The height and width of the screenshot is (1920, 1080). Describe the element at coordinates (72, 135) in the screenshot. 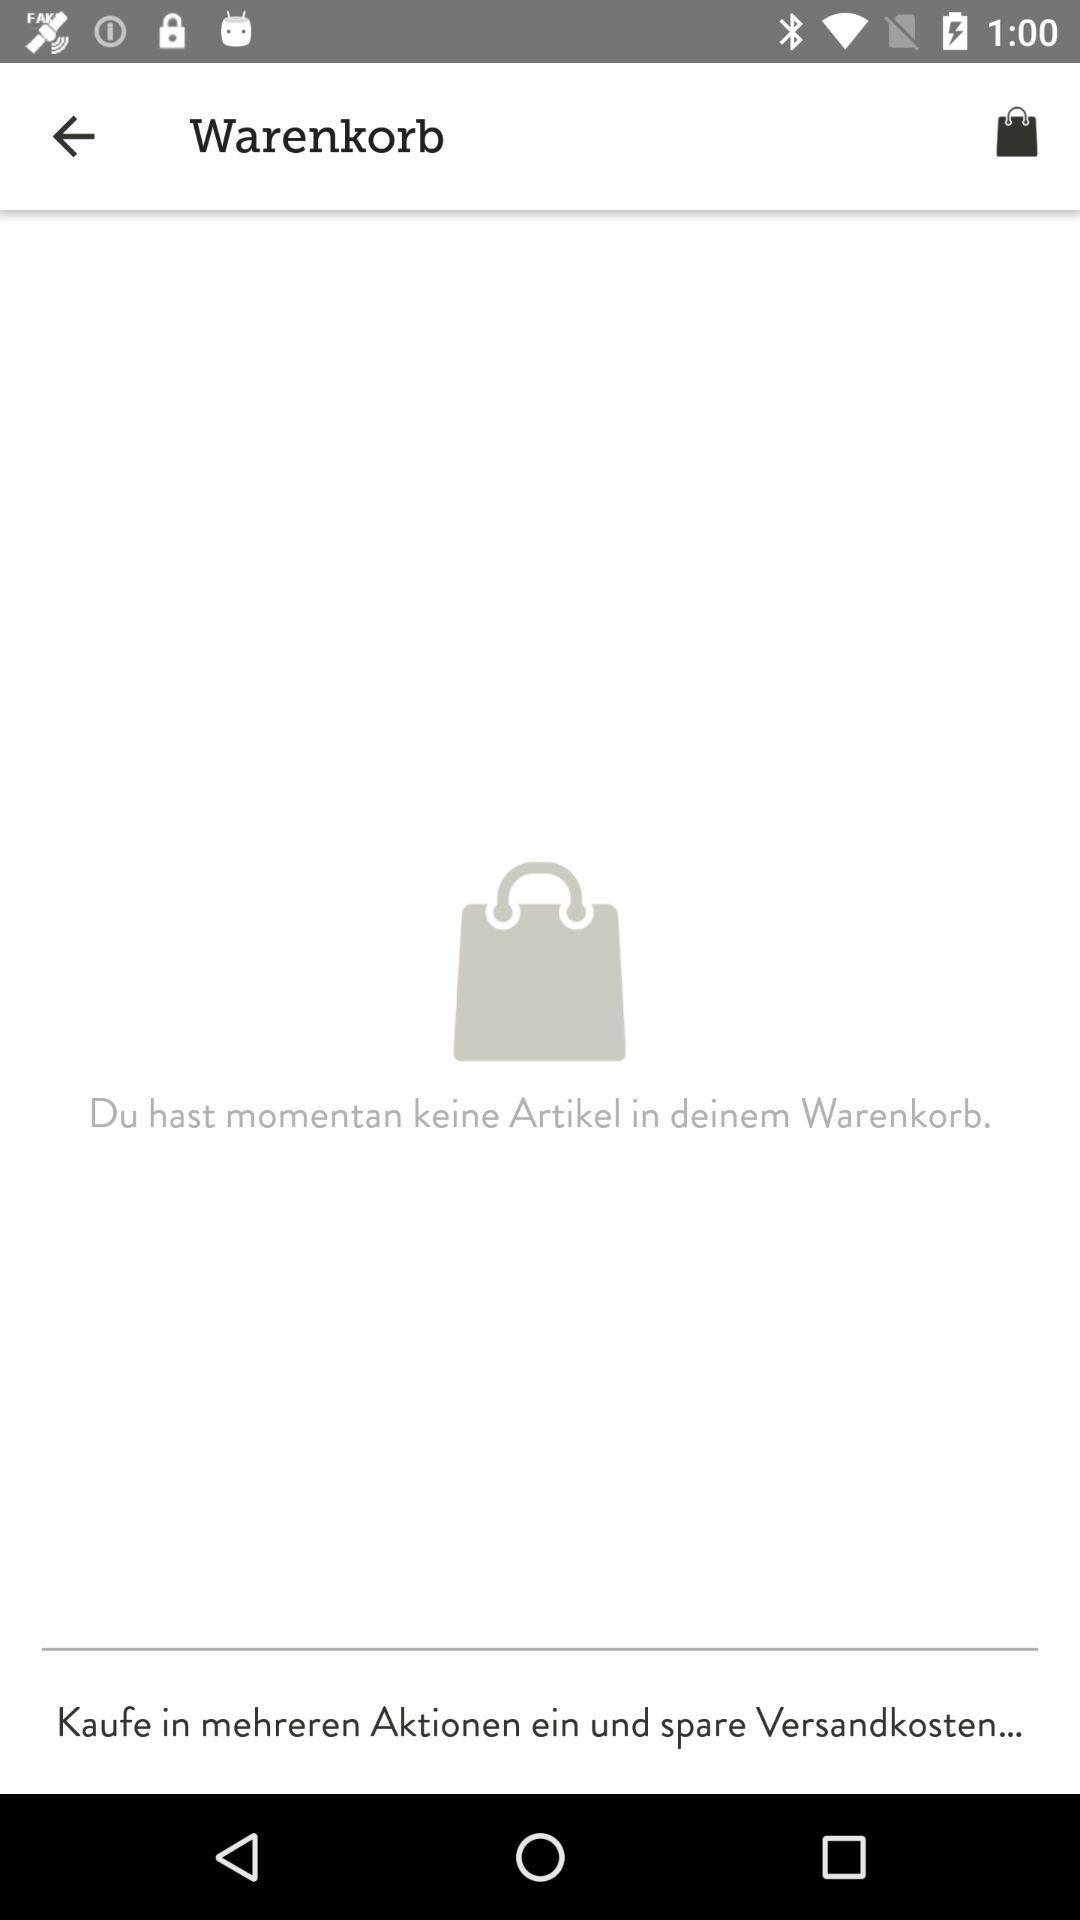

I see `icon to the left of warenkorb item` at that location.